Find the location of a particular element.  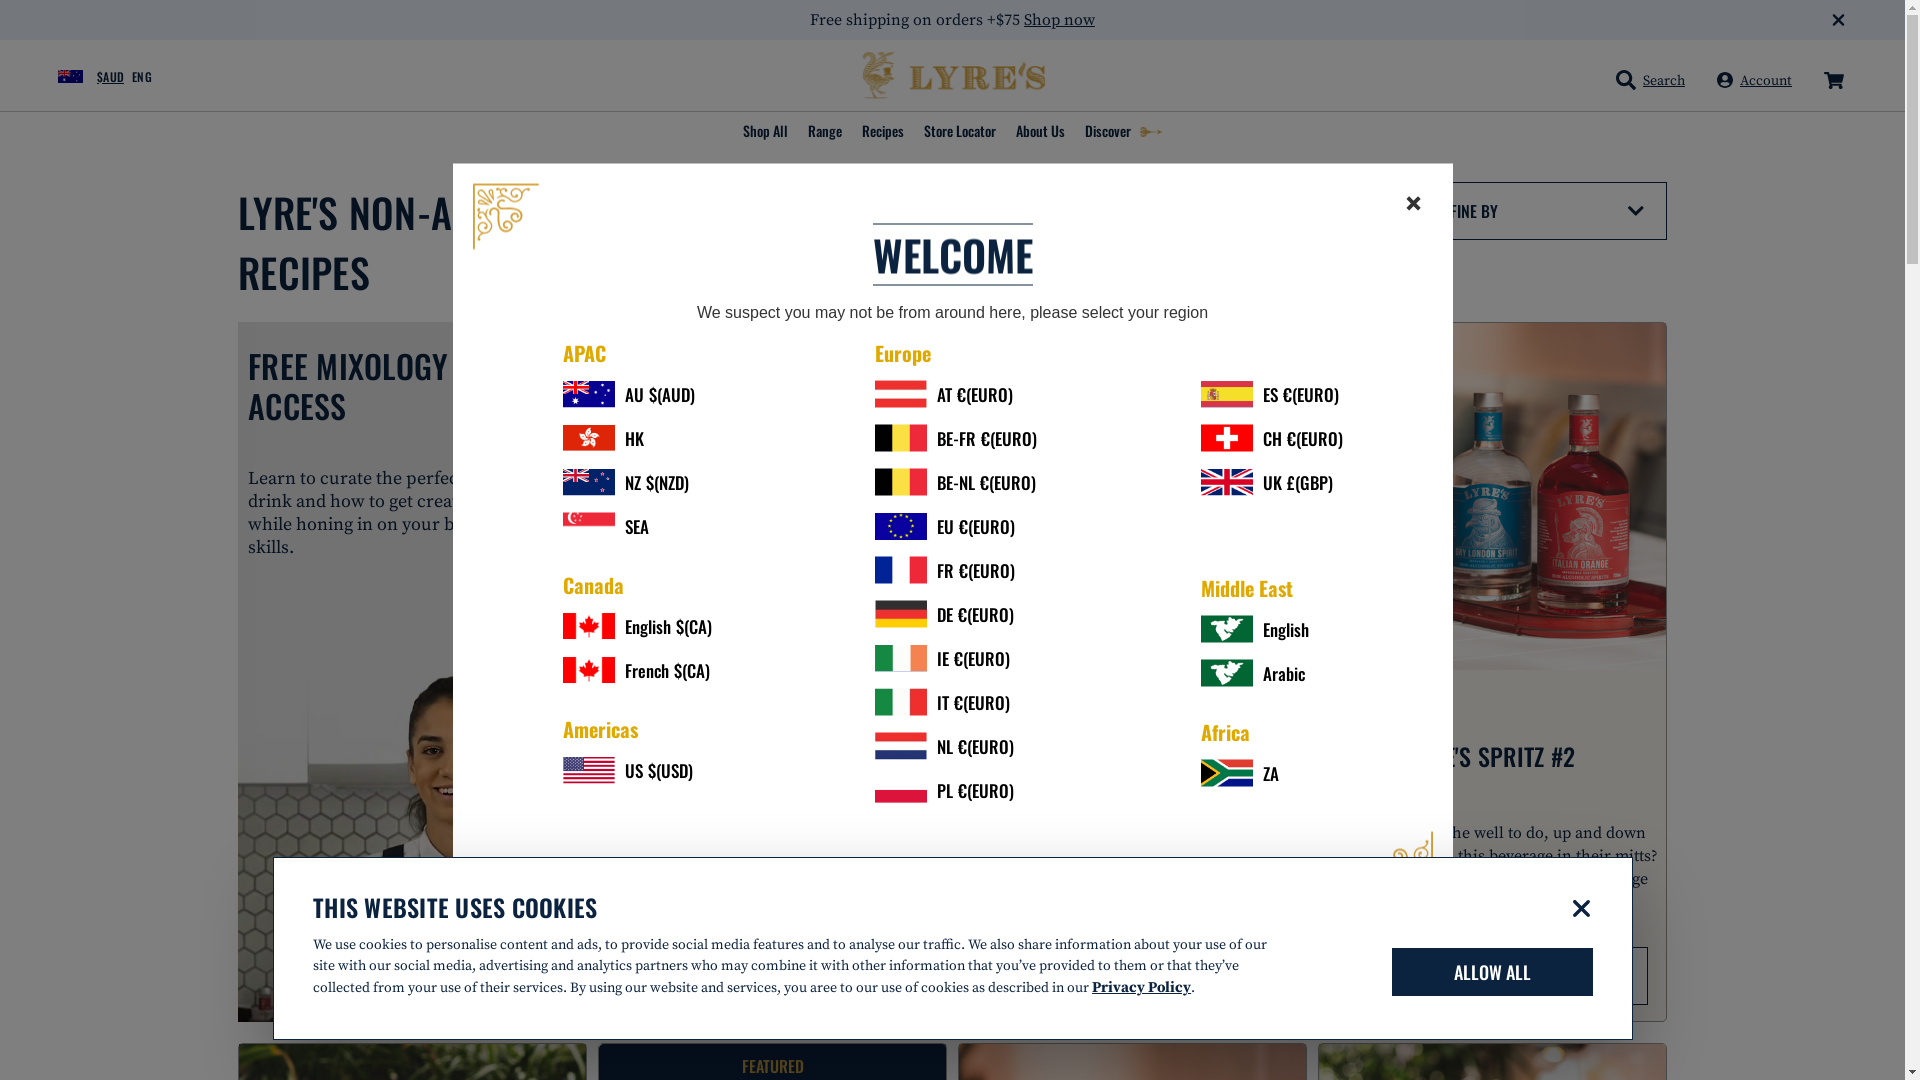

'VIEW RECIPE' is located at coordinates (617, 974).